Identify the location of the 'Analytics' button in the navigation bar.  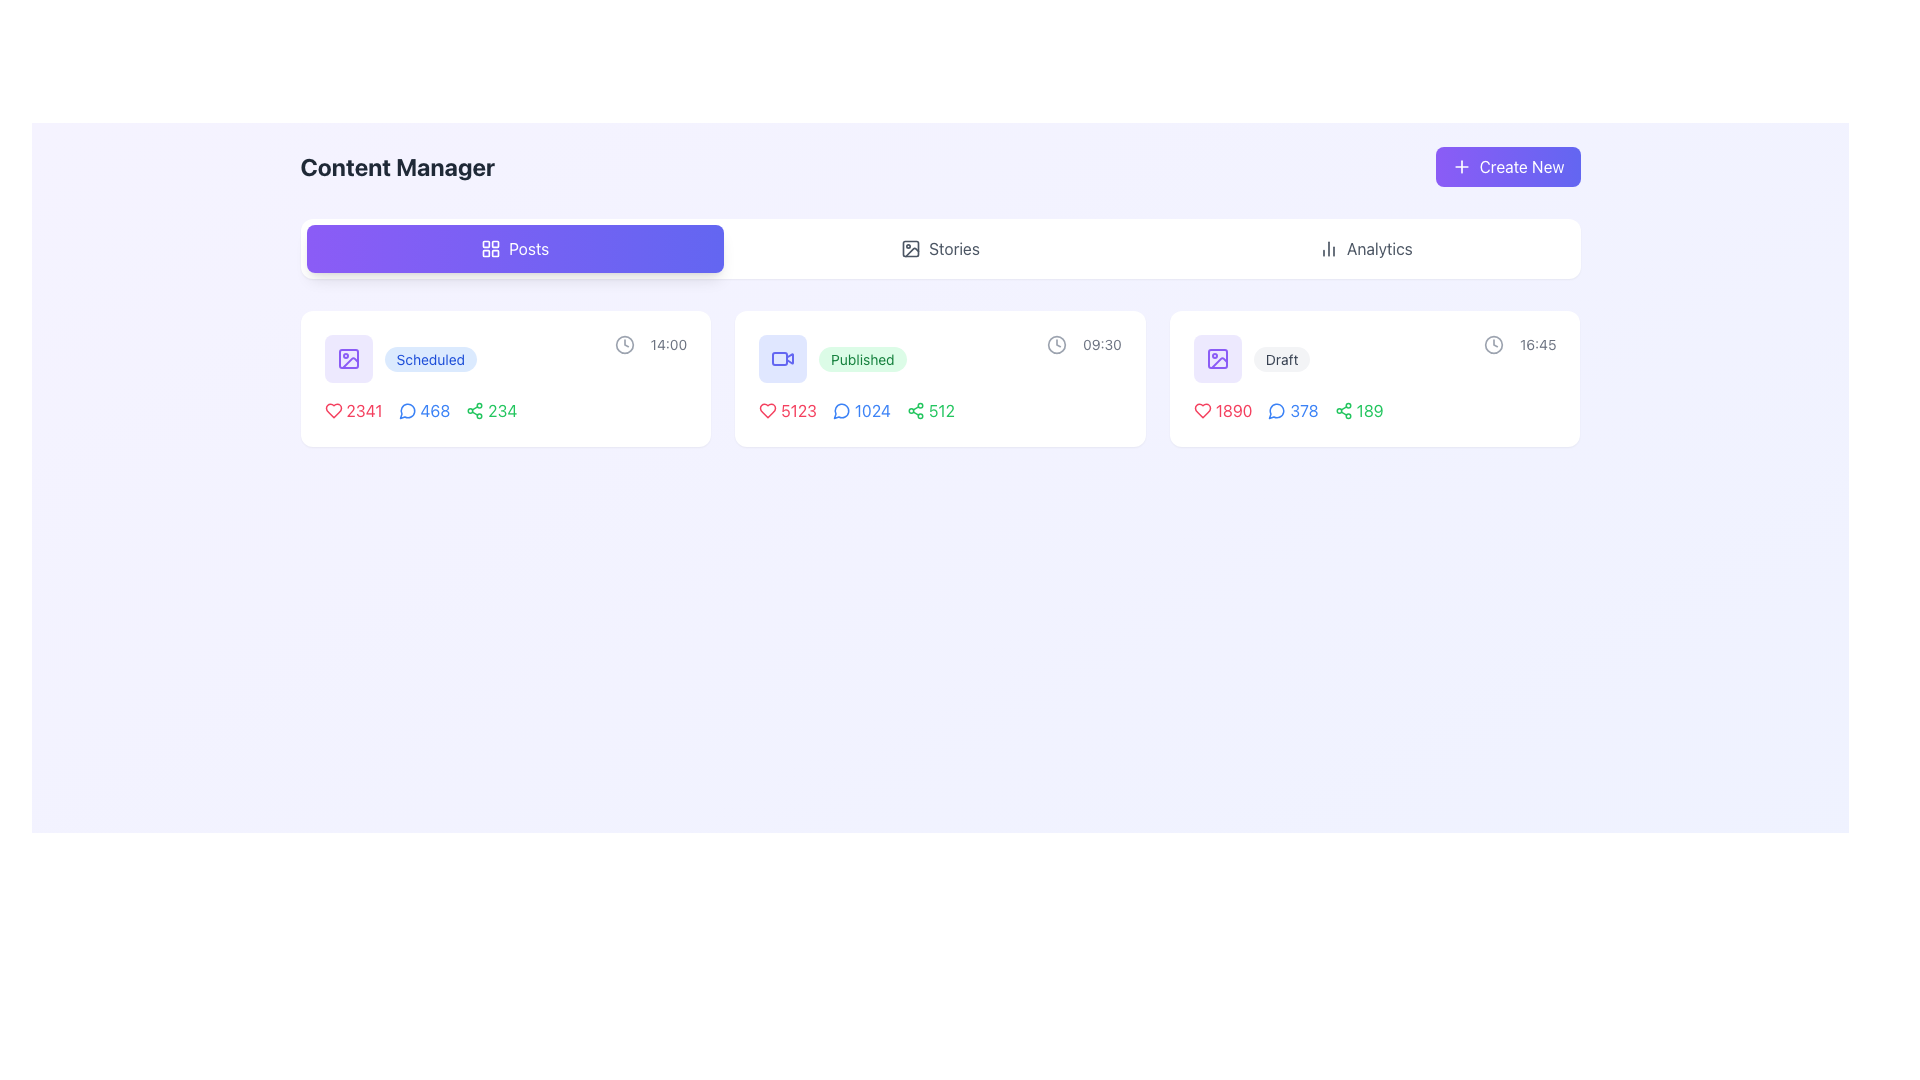
(1364, 248).